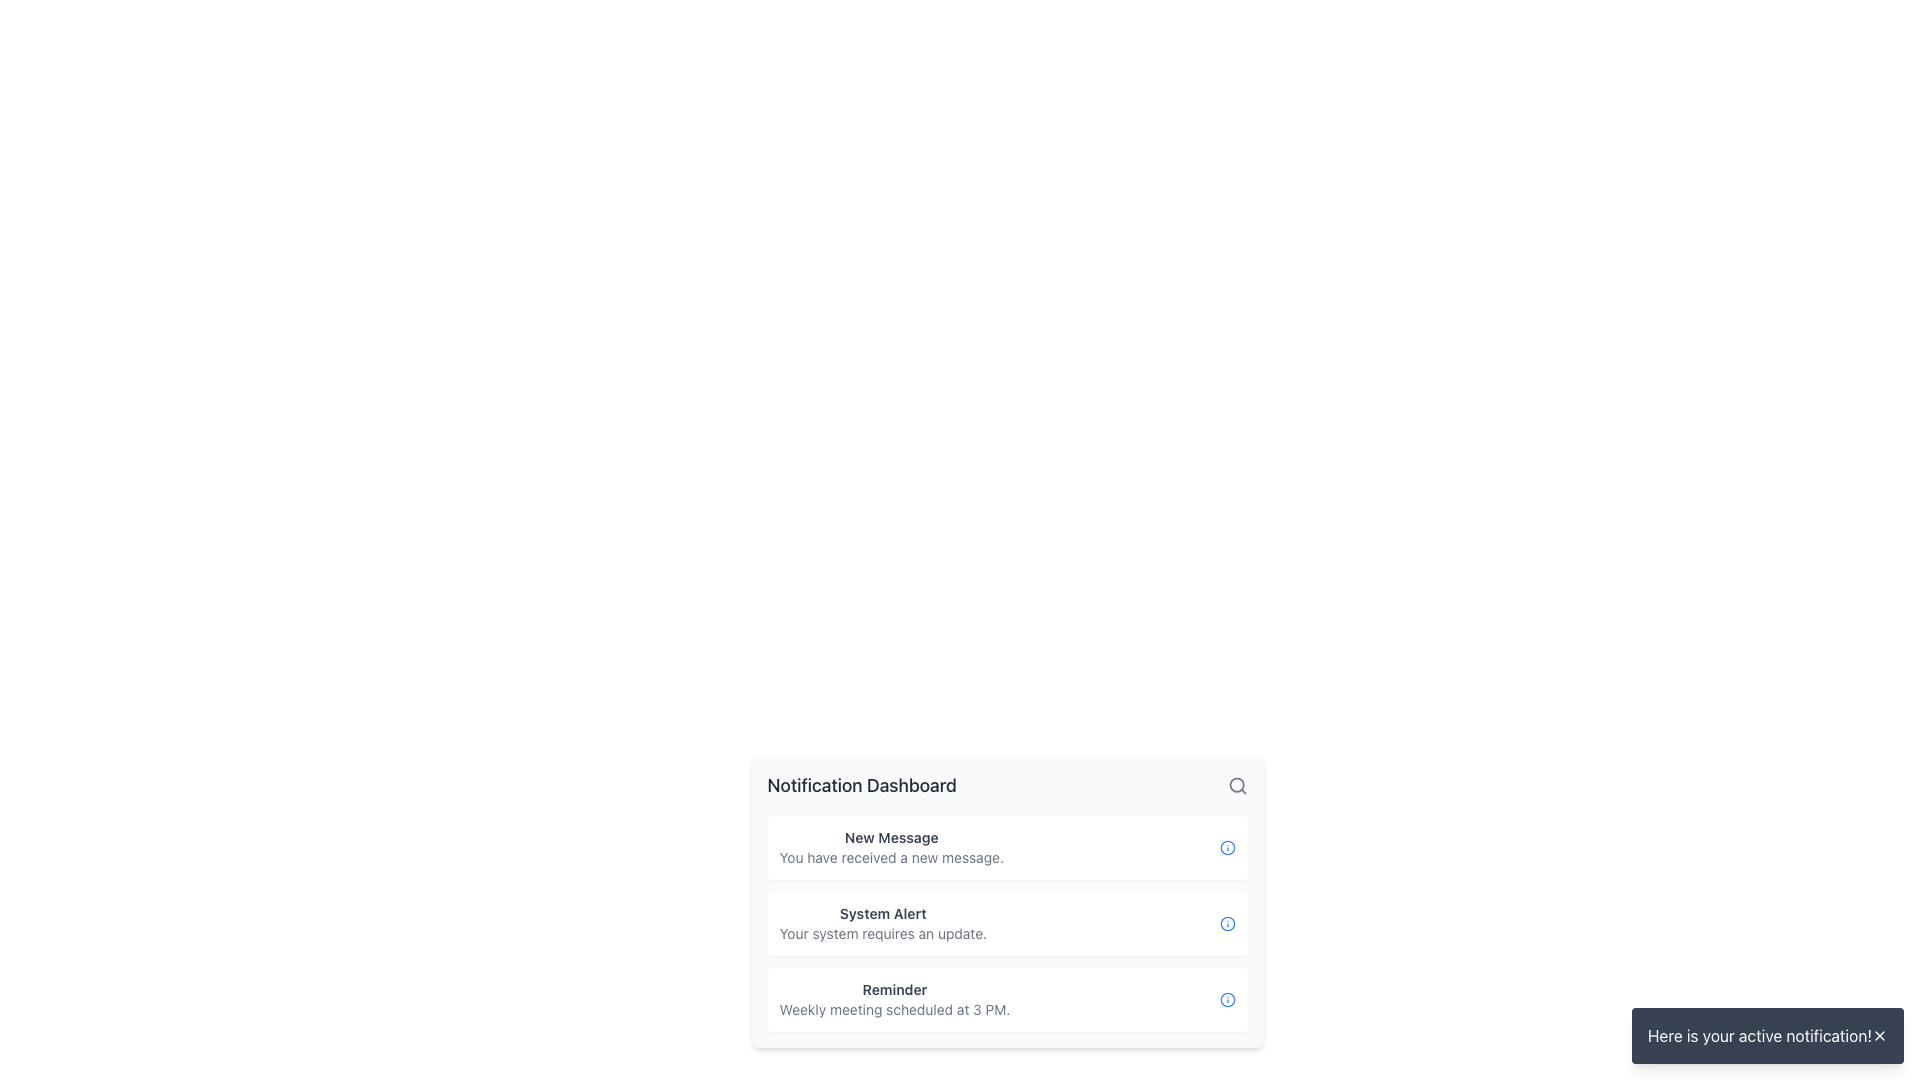  What do you see at coordinates (1226, 924) in the screenshot?
I see `the small circular Information Icon with a blue border located next to the 'System Alert' text` at bounding box center [1226, 924].